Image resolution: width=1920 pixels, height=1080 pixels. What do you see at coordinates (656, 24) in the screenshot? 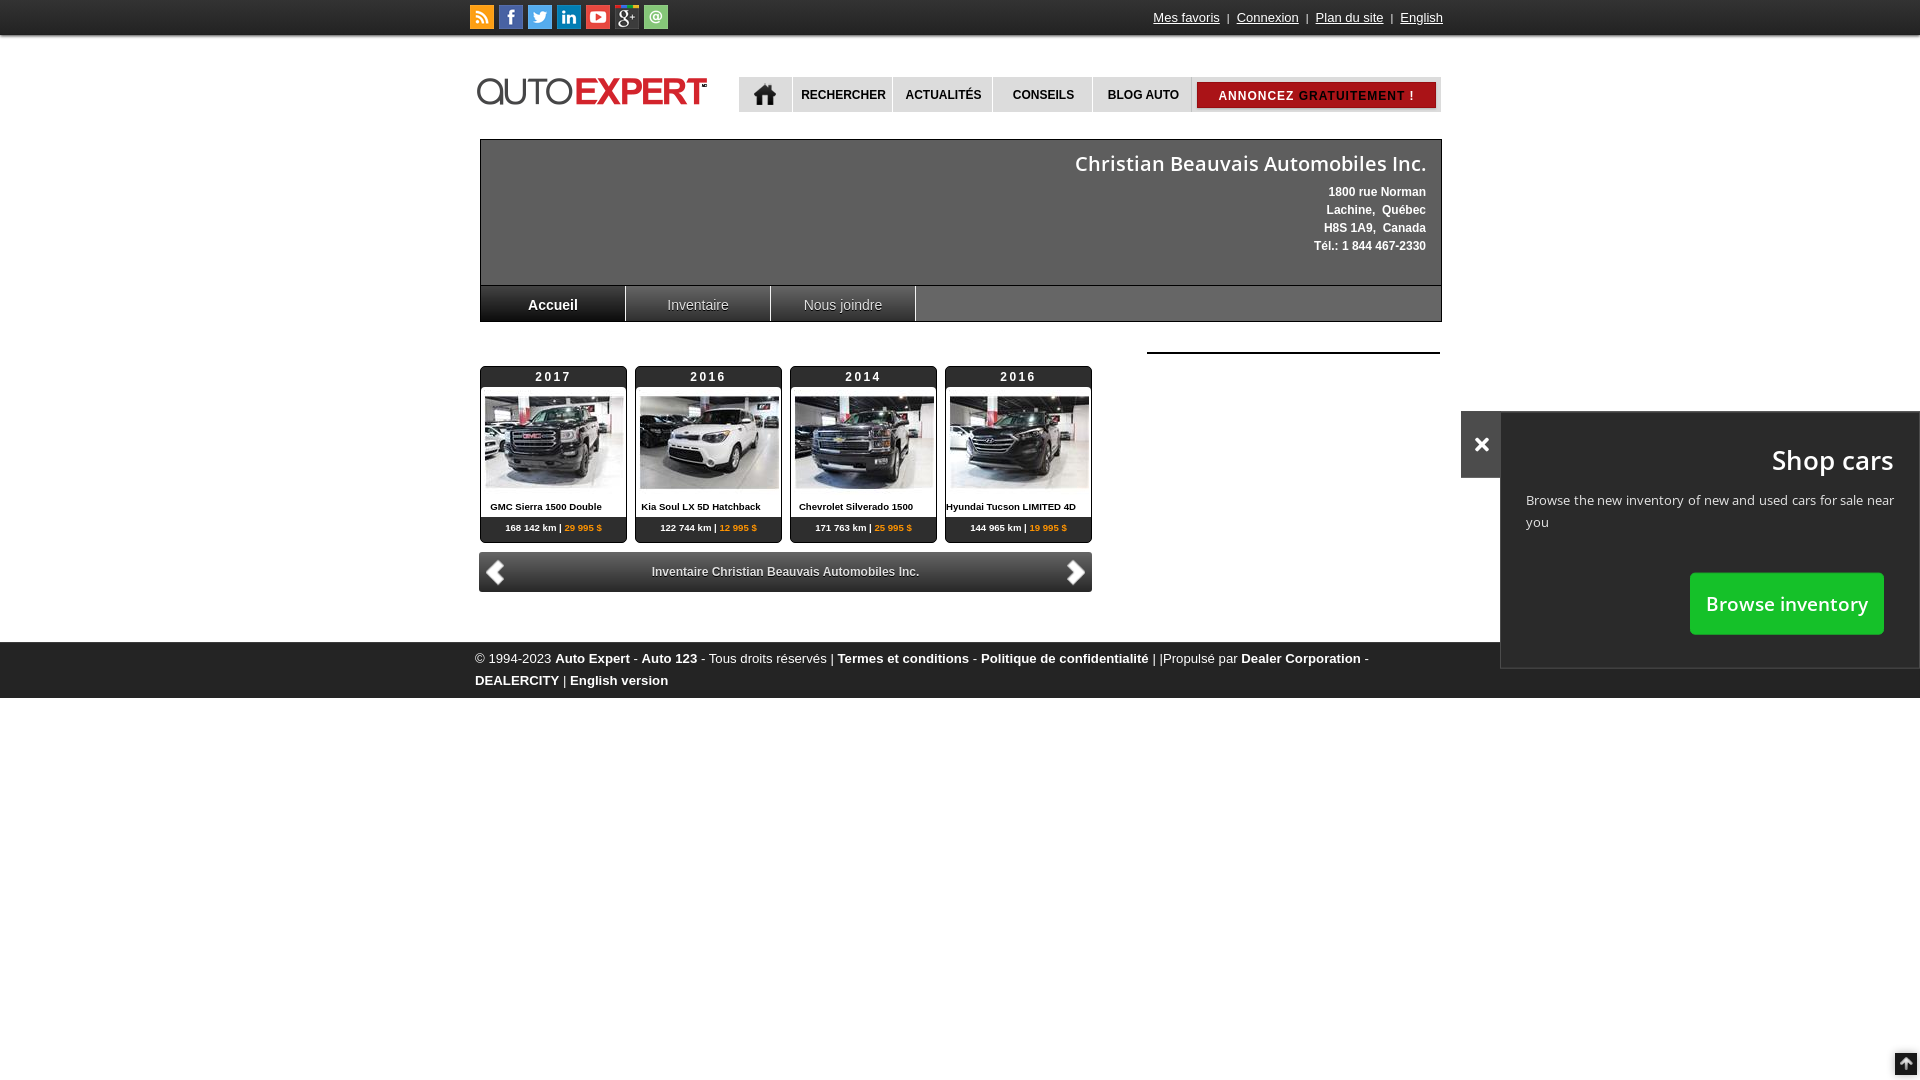
I see `'Joindre autoExpert.ca'` at bounding box center [656, 24].